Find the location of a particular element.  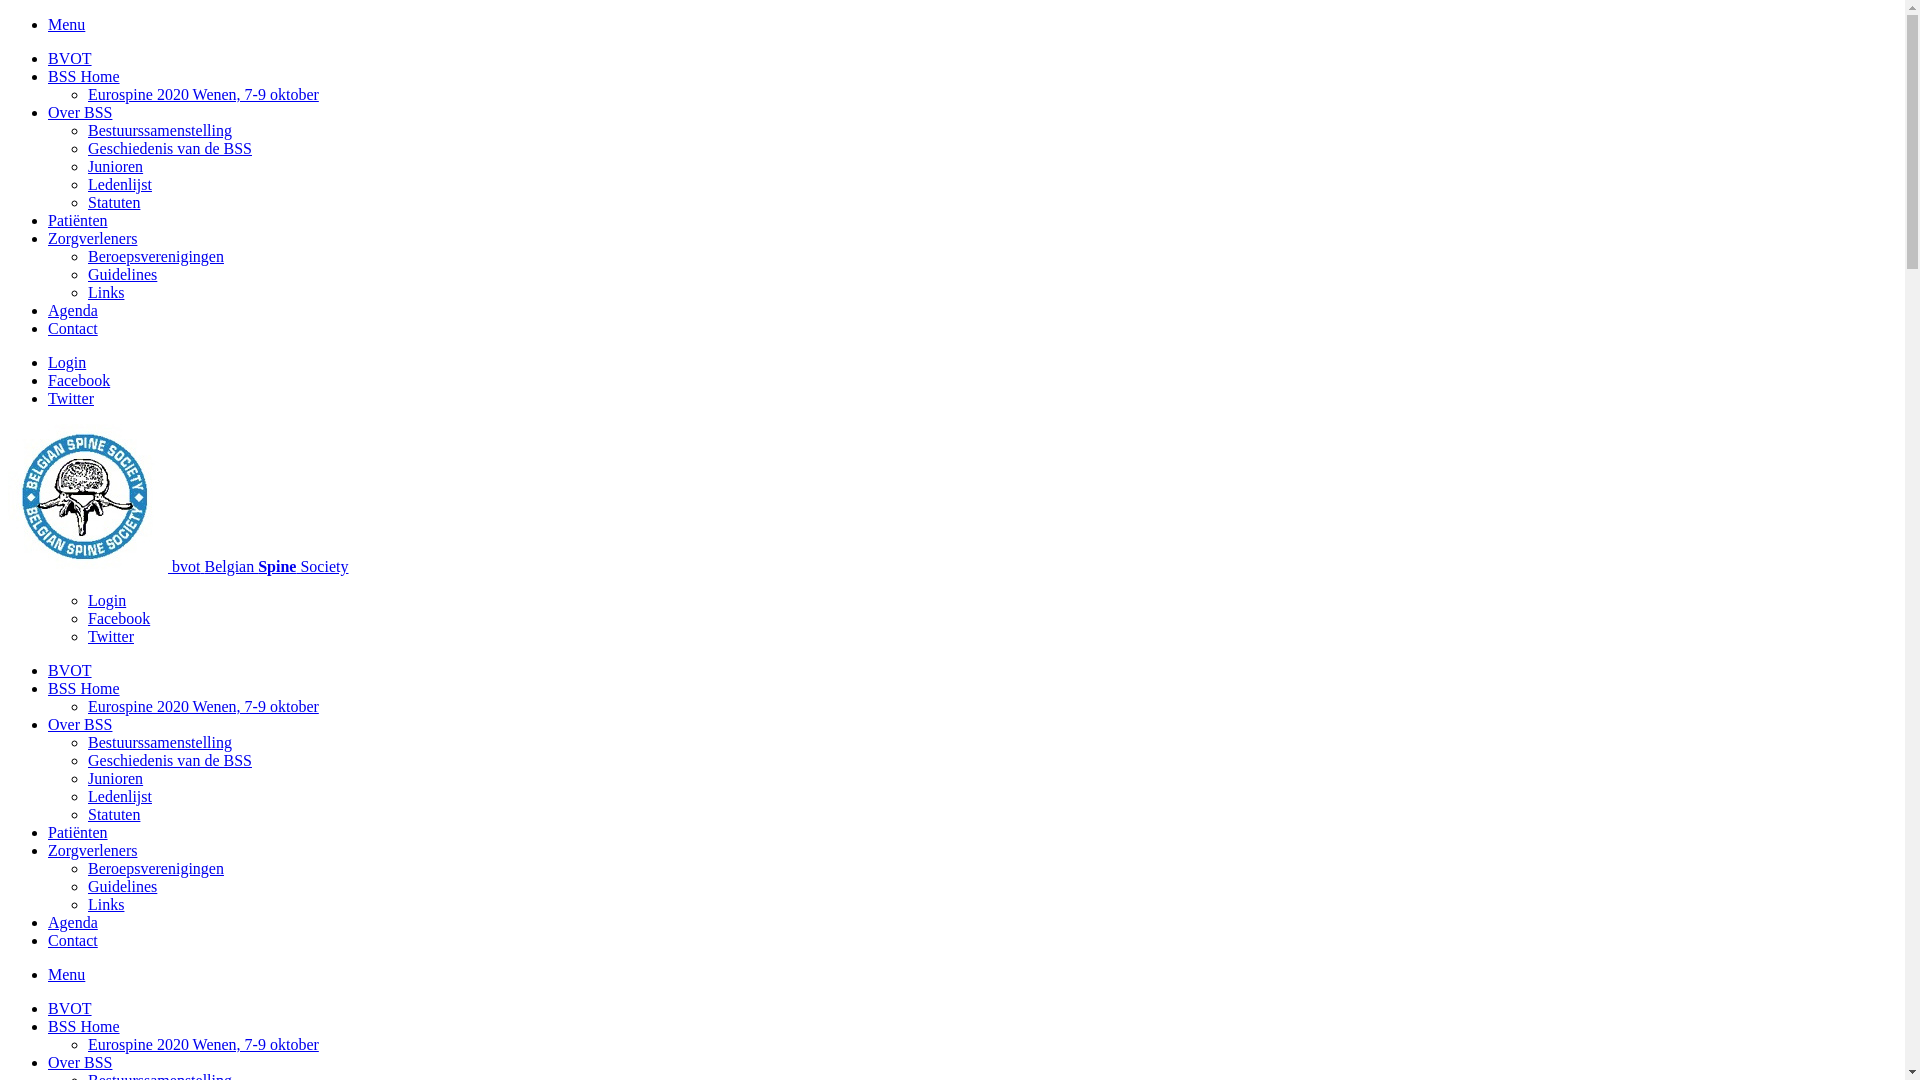

'Facebook' is located at coordinates (78, 380).